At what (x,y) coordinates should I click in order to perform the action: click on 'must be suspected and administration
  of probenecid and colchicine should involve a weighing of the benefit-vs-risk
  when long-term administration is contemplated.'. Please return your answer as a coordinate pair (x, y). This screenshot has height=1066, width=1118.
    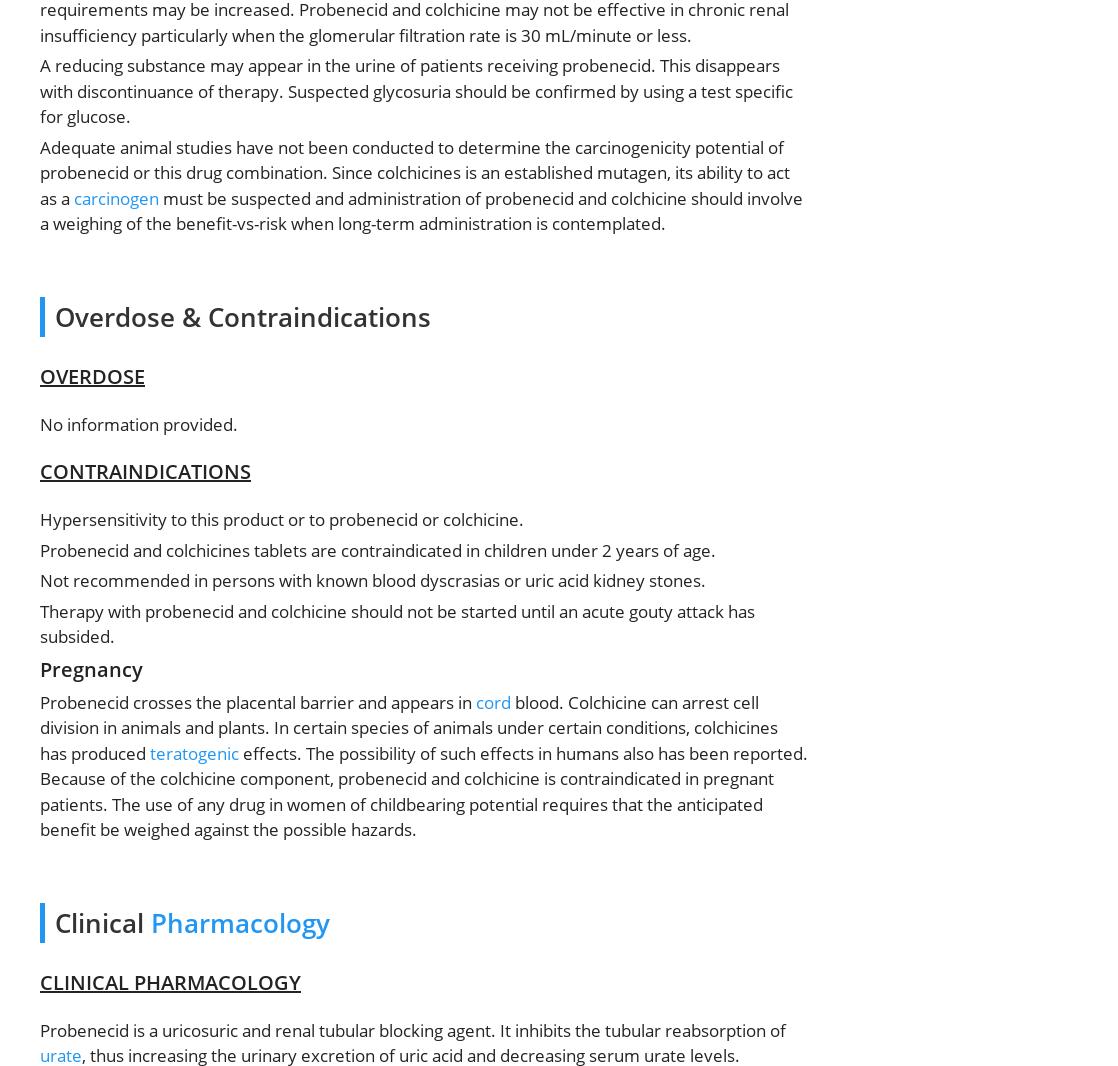
    Looking at the image, I should click on (420, 209).